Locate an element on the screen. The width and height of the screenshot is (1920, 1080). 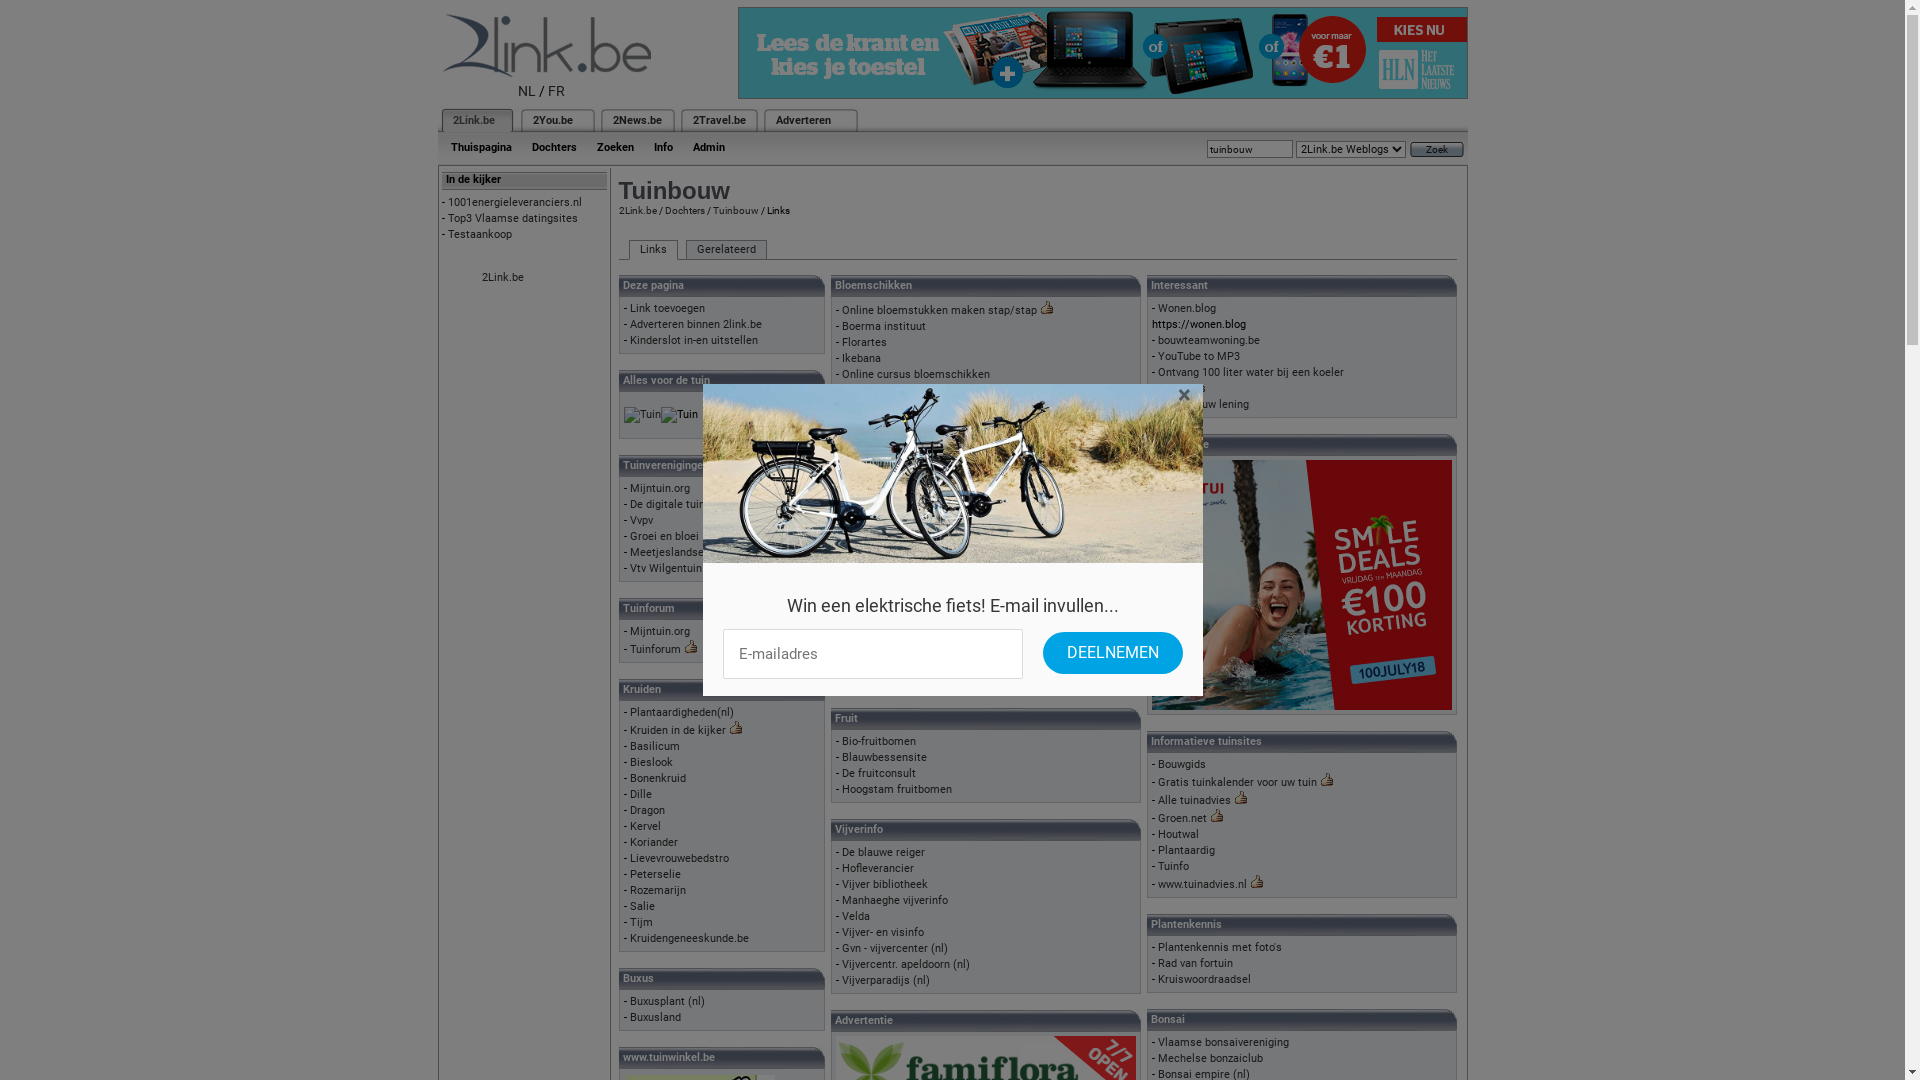
'Tuinfo' is located at coordinates (1173, 865).